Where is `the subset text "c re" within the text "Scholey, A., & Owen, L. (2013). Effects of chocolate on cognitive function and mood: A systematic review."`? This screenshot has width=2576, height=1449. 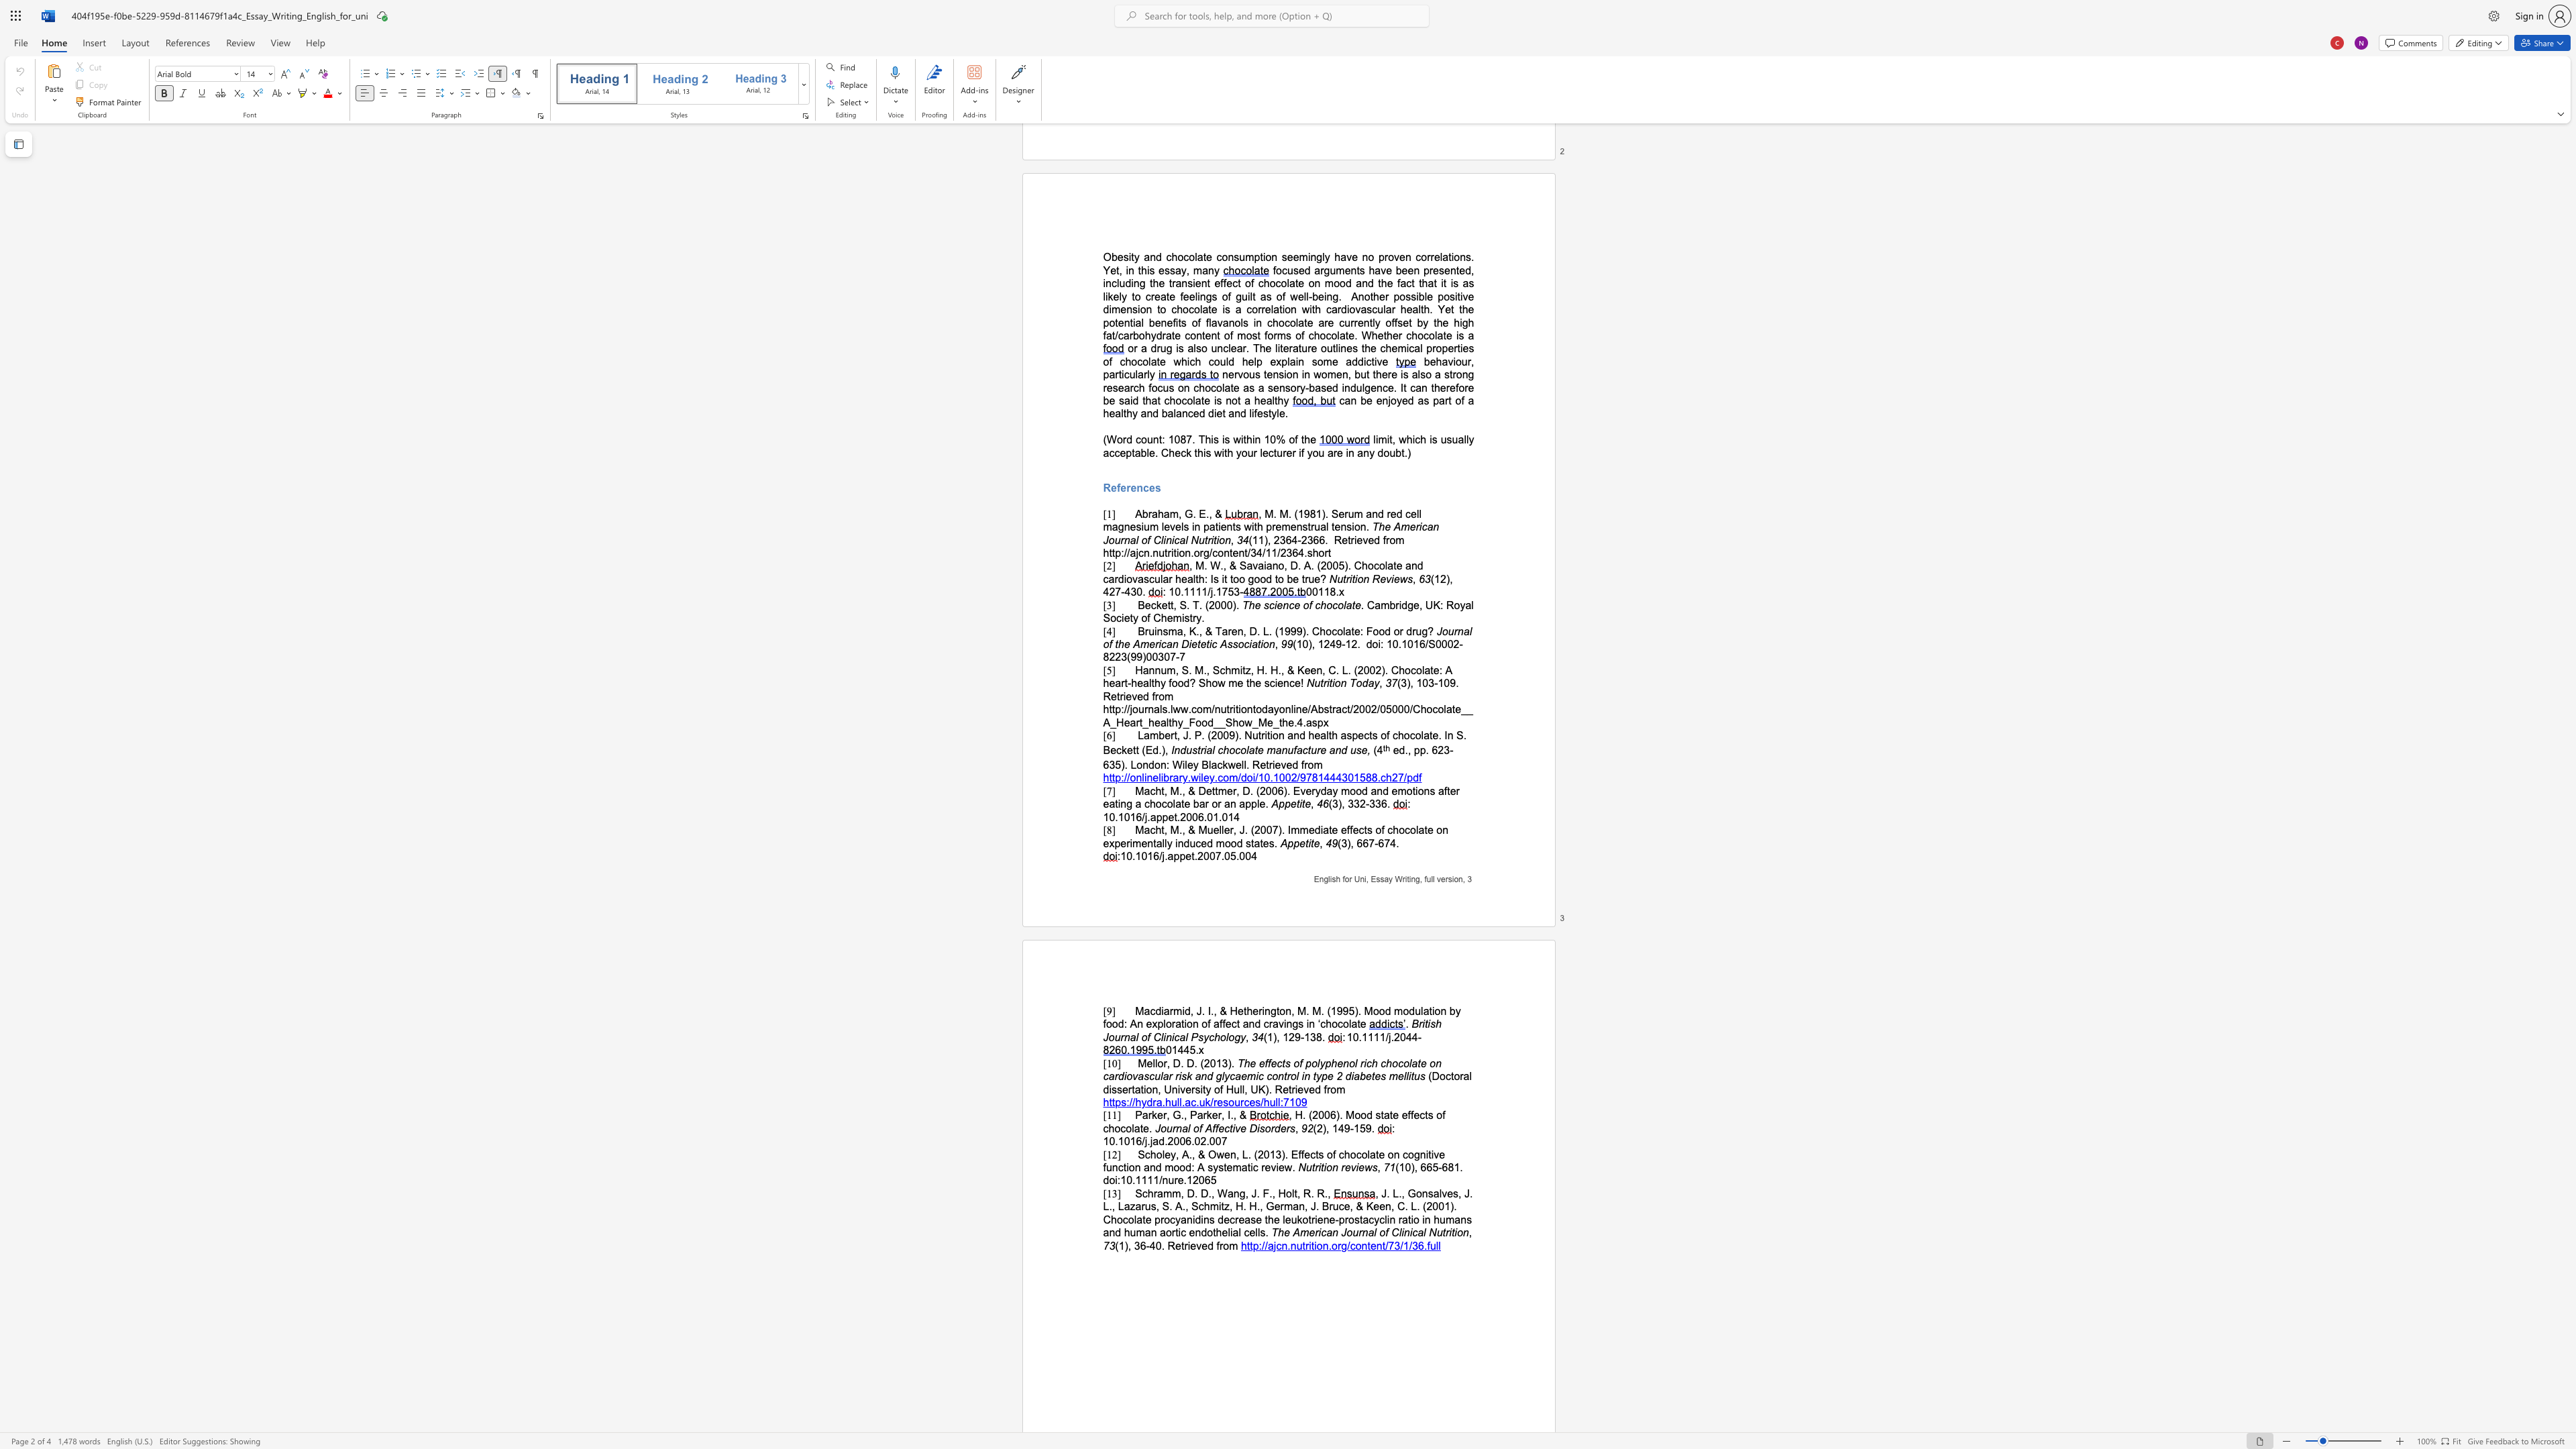 the subset text "c re" within the text "Scholey, A., & Owen, L. (2013). Effects of chocolate on cognitive function and mood: A systematic review." is located at coordinates (1252, 1167).